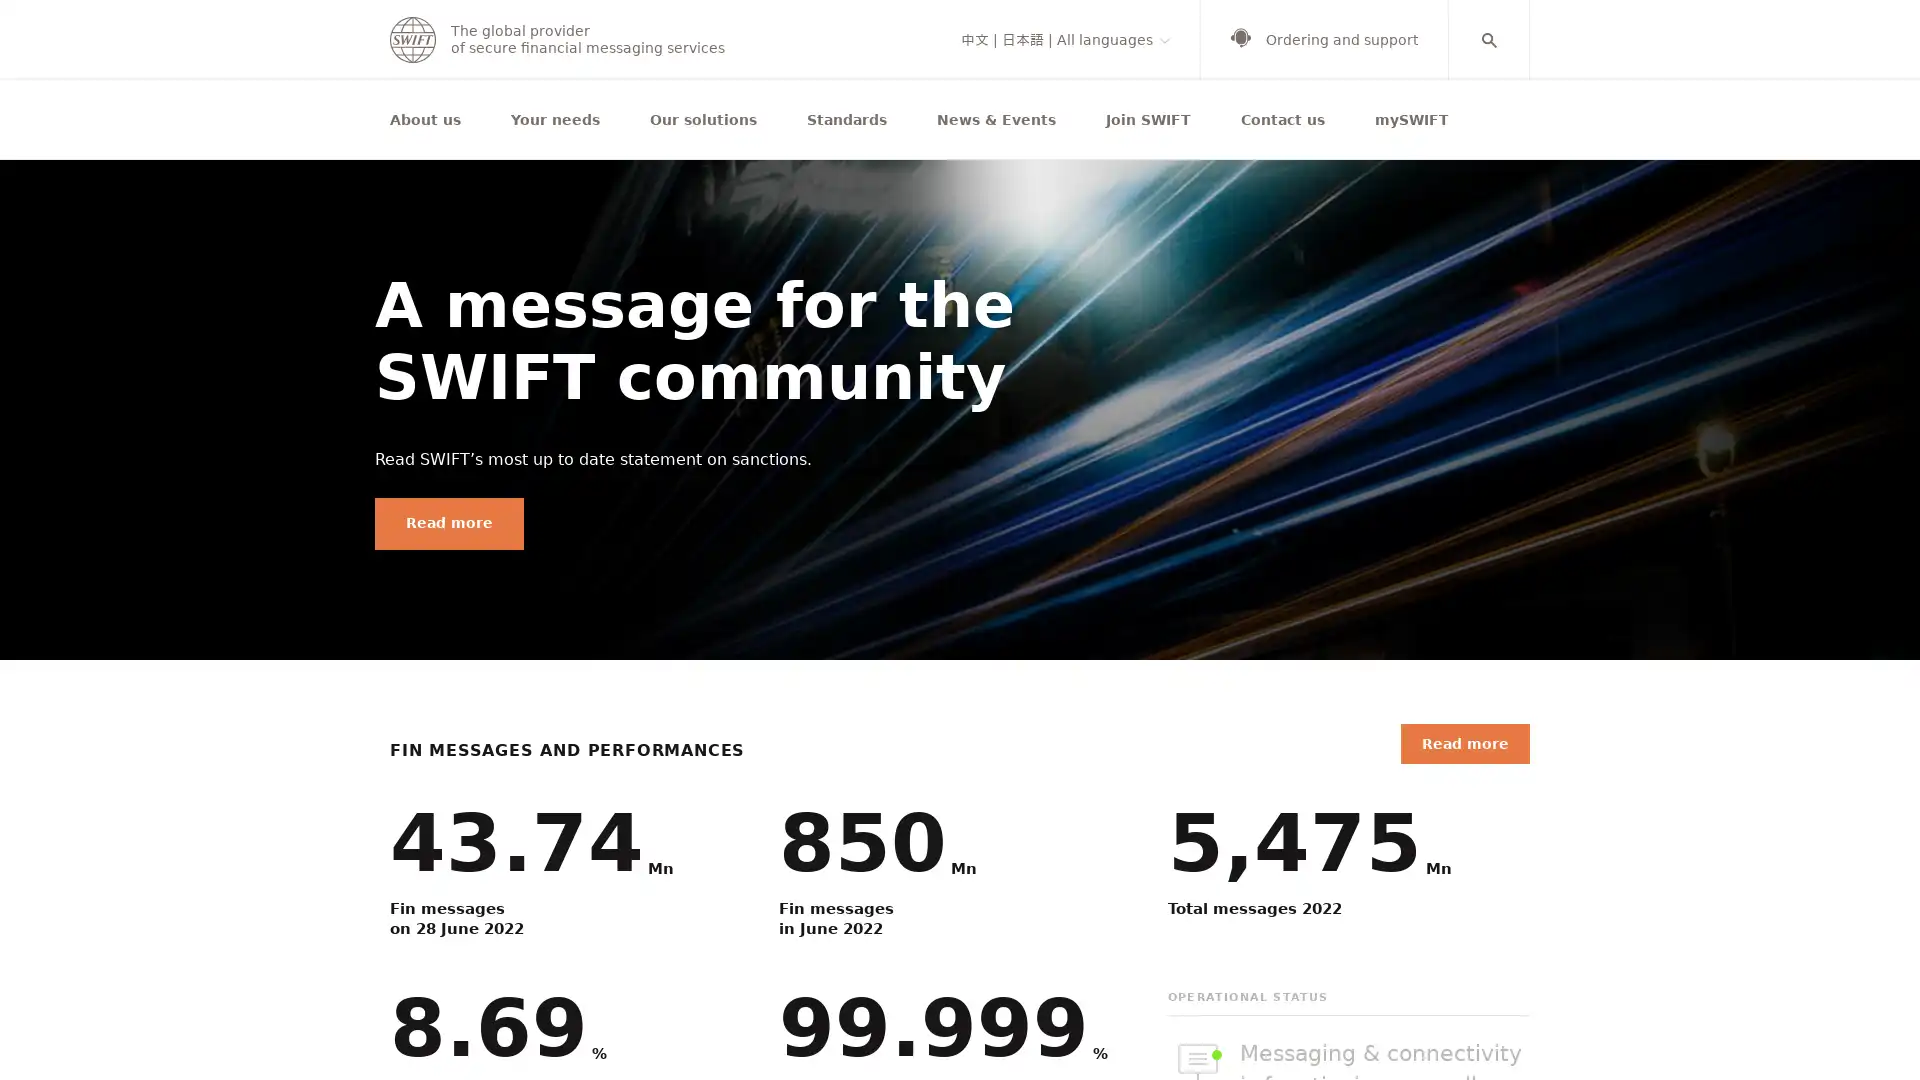 This screenshot has width=1920, height=1080. What do you see at coordinates (1310, 1019) in the screenshot?
I see `Cookies Settings` at bounding box center [1310, 1019].